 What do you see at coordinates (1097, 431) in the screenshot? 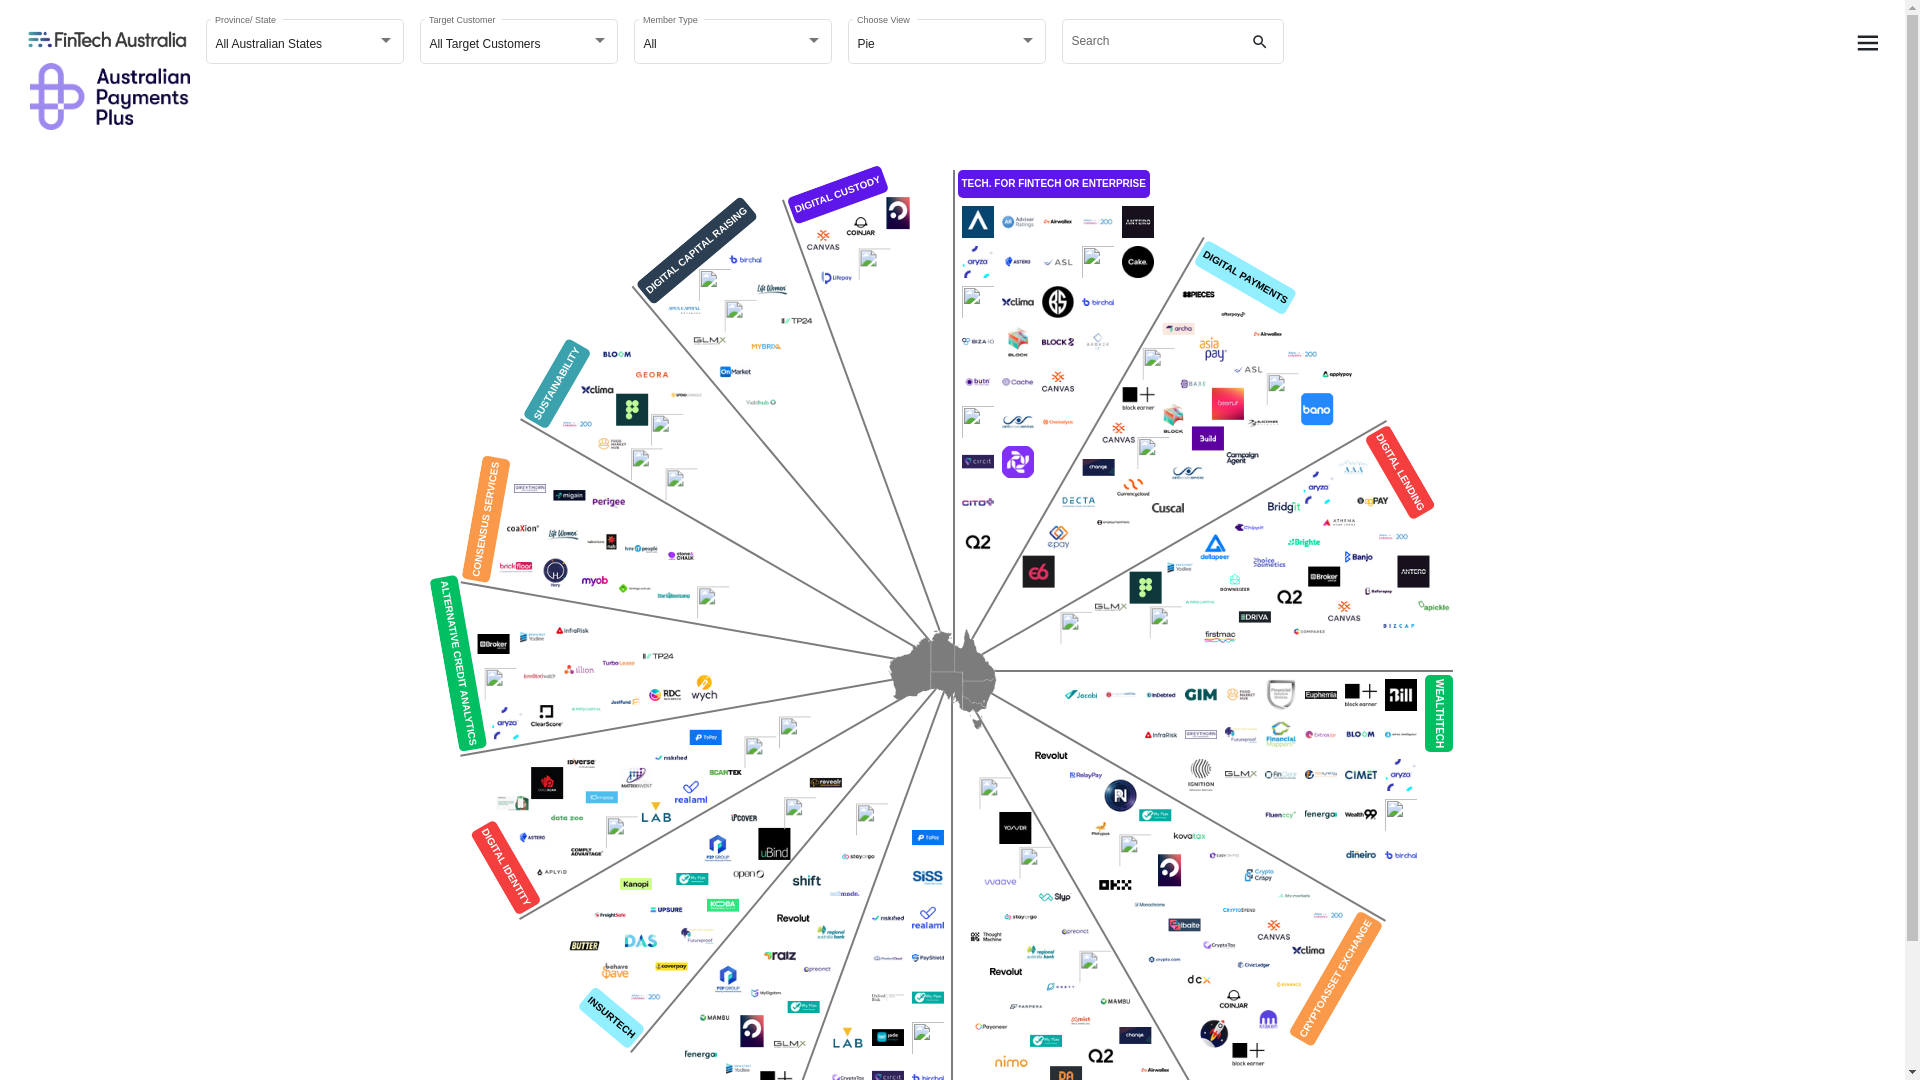
I see `'CANVAS'` at bounding box center [1097, 431].